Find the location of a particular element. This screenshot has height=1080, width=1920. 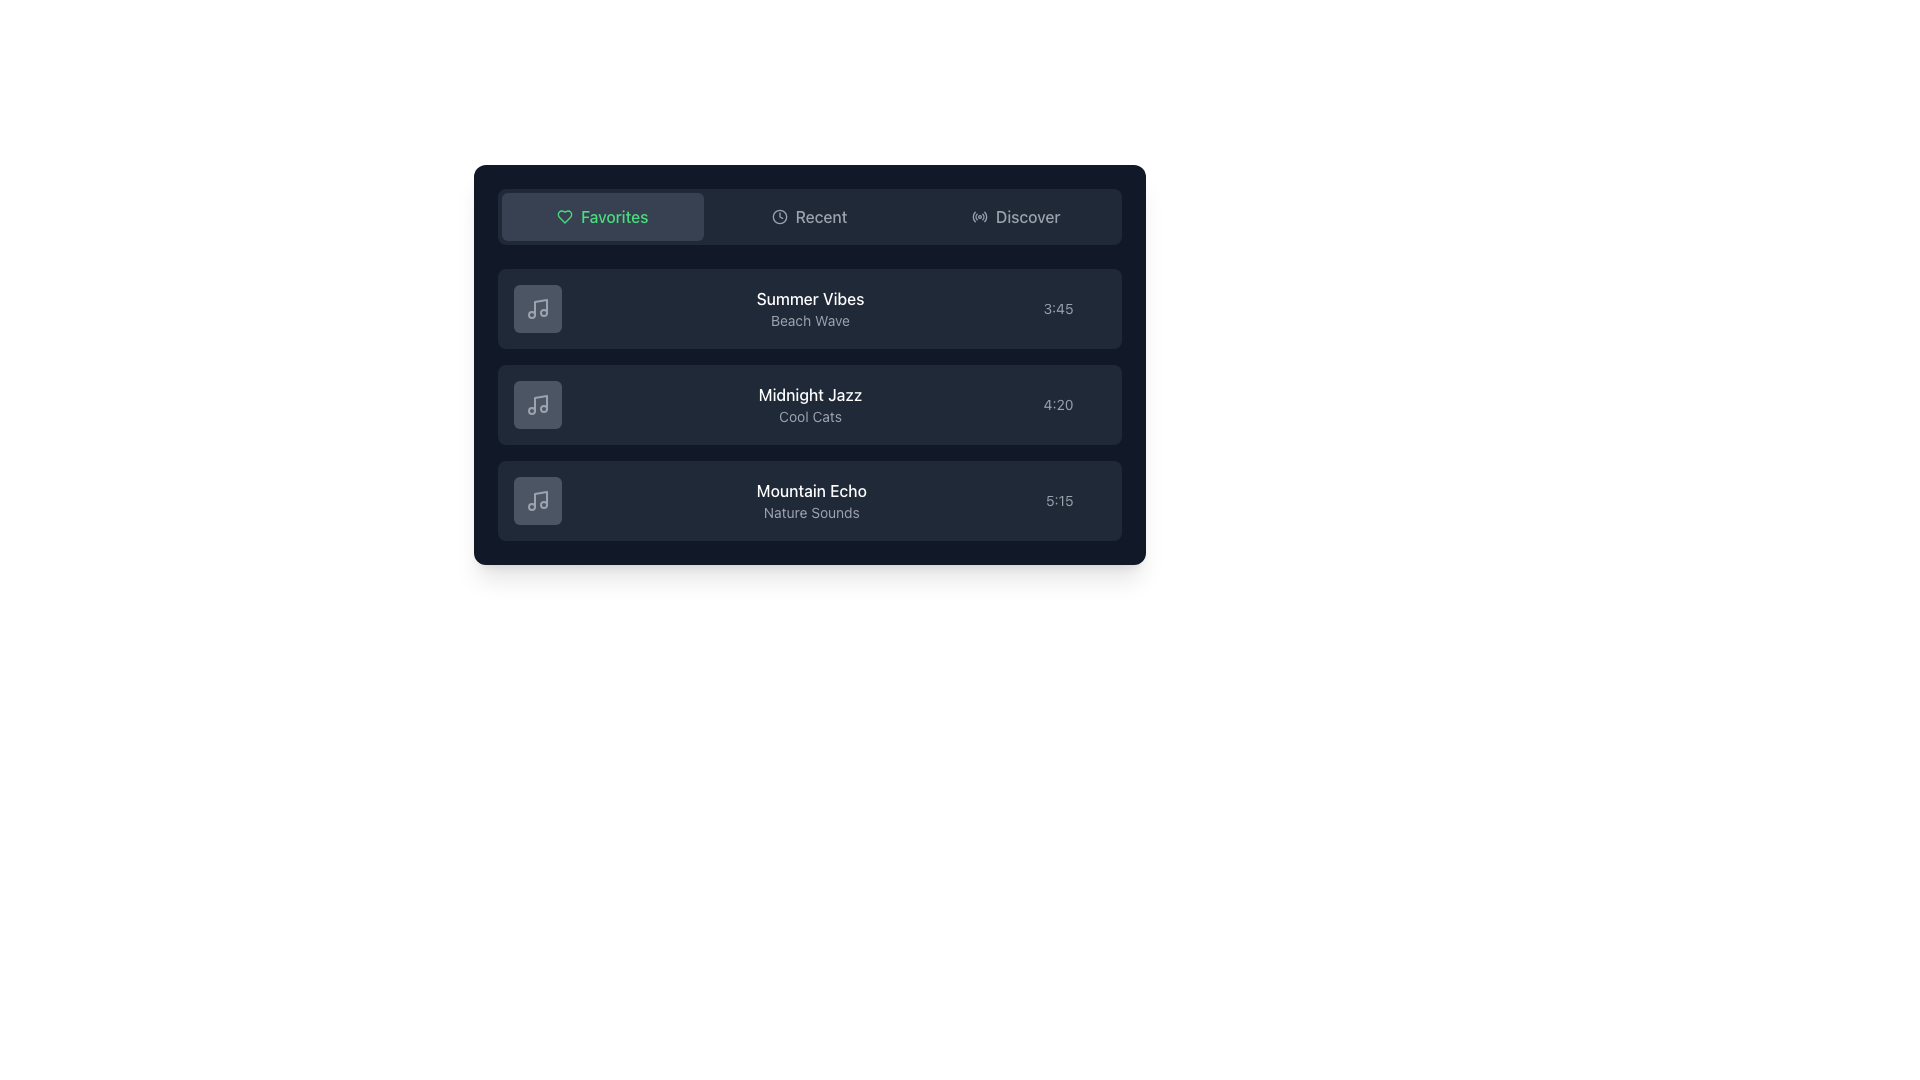

the text label displaying 'Mountain Echo' and 'Nature Sounds', which is the third entry in a vertical list with a dark background is located at coordinates (811, 500).